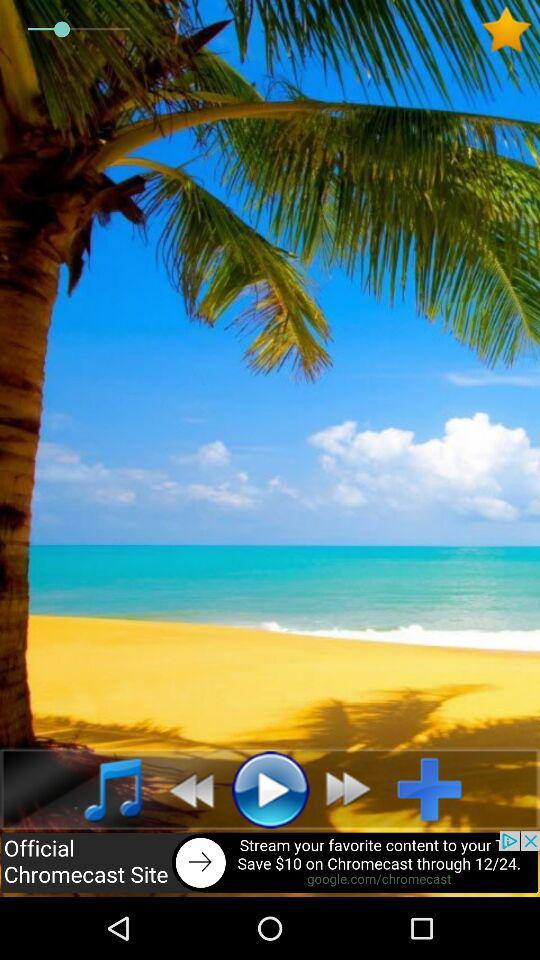  Describe the element at coordinates (436, 789) in the screenshot. I see `song` at that location.